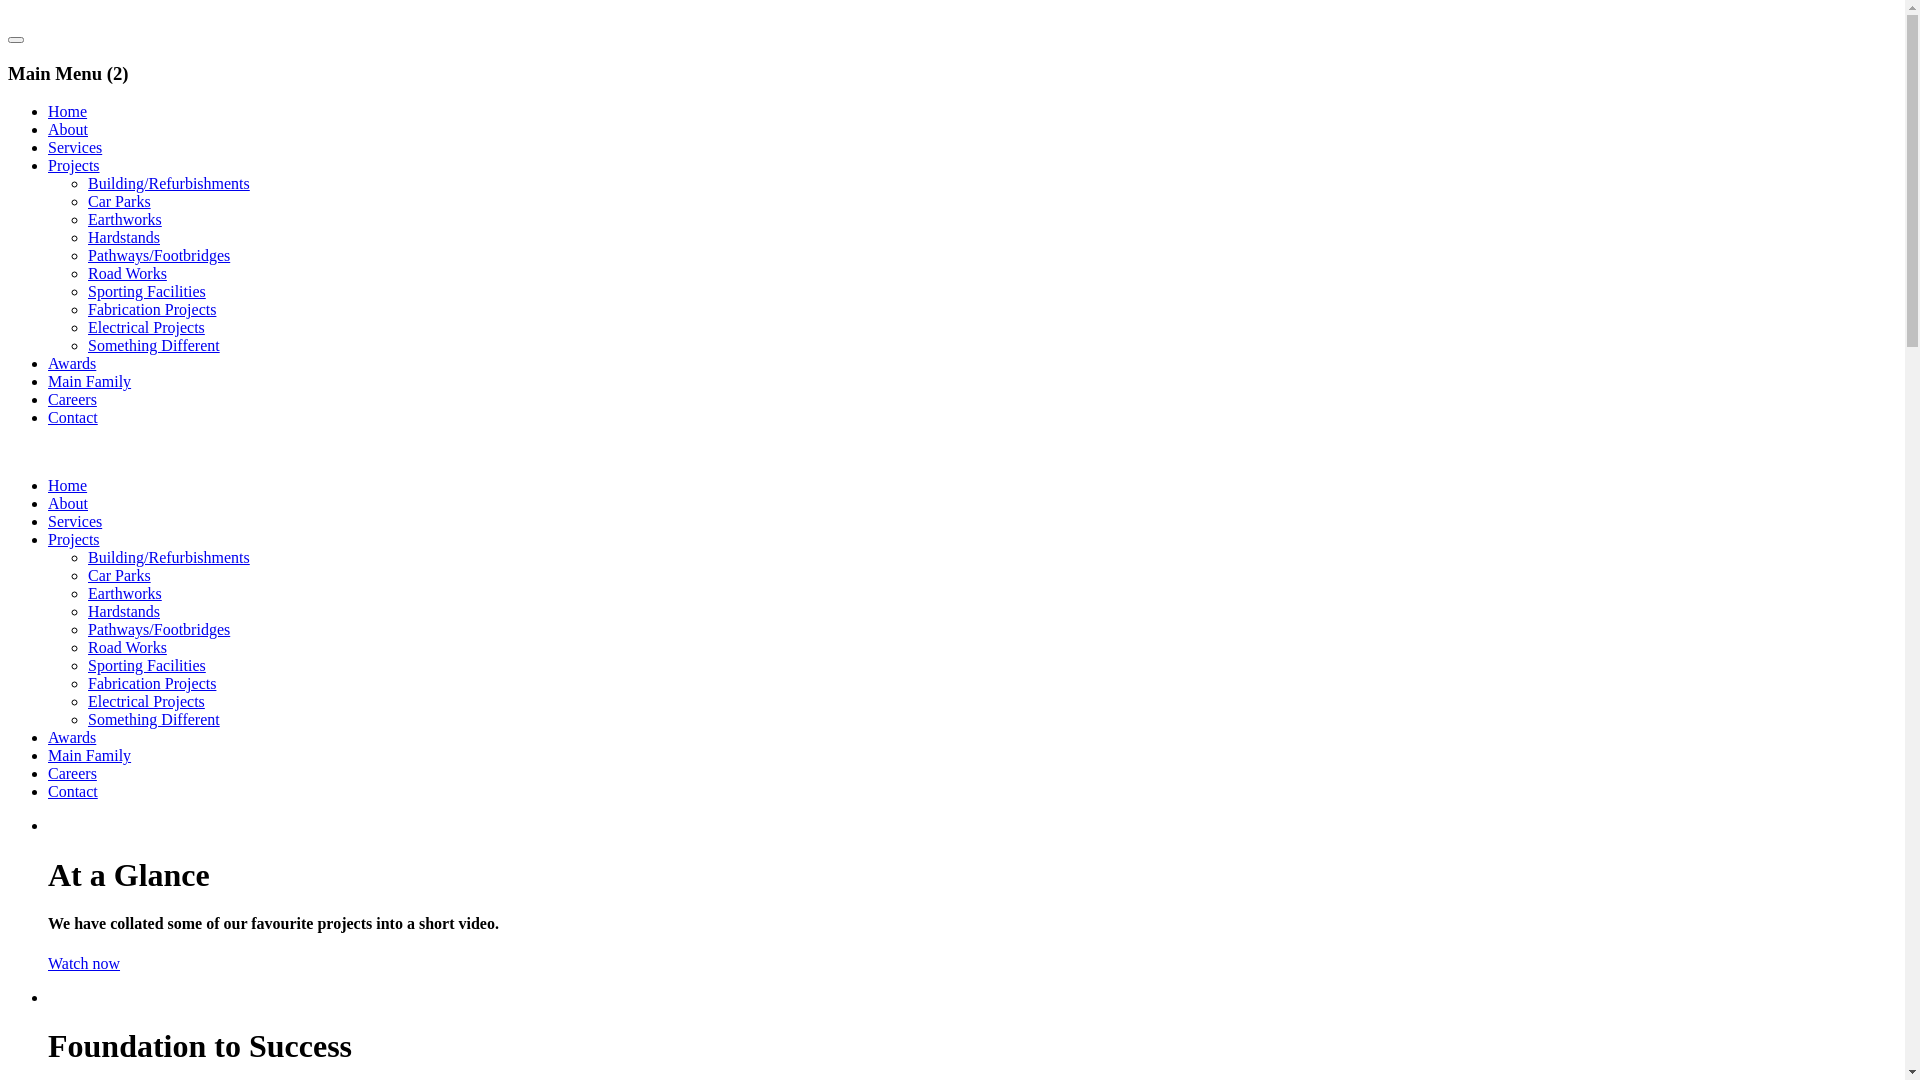 The image size is (1920, 1080). Describe the element at coordinates (75, 146) in the screenshot. I see `'Services'` at that location.